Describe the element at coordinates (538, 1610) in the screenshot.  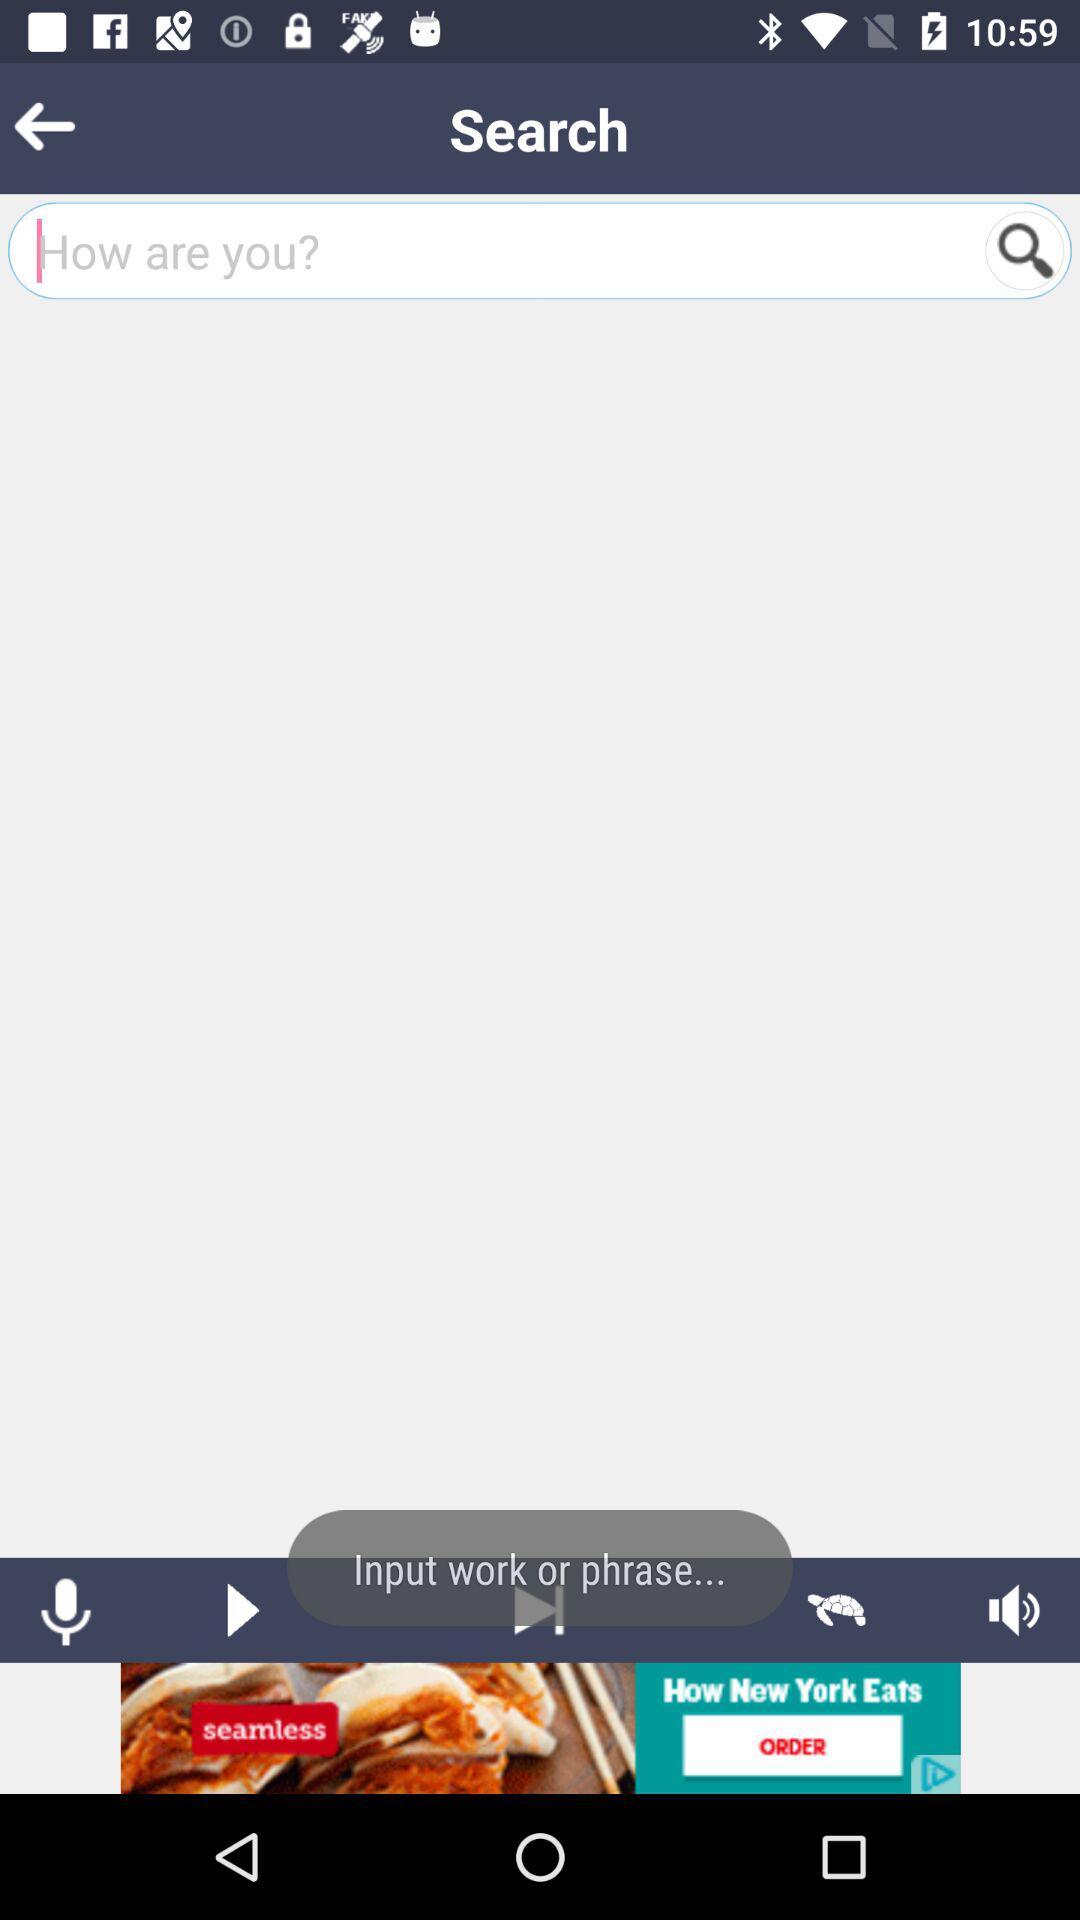
I see `next option` at that location.